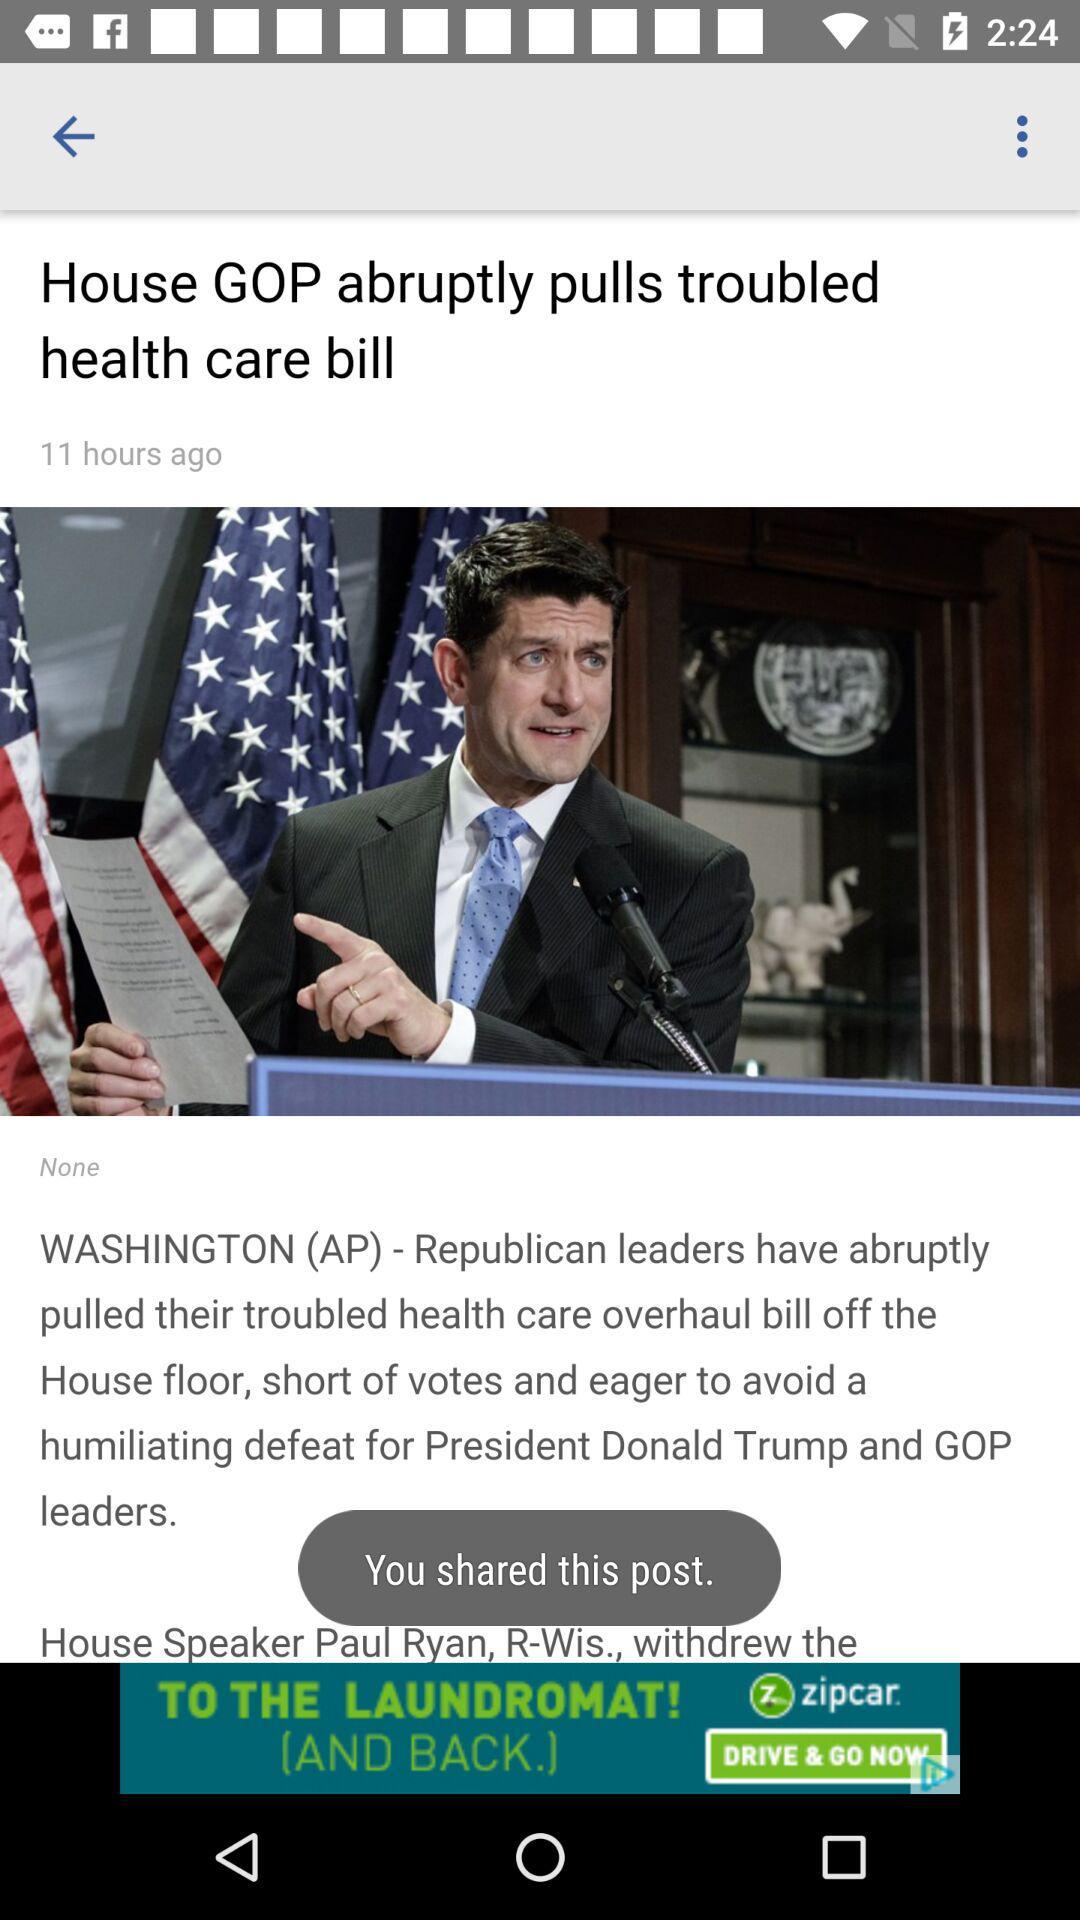 The height and width of the screenshot is (1920, 1080). What do you see at coordinates (540, 1727) in the screenshot?
I see `the advertisement` at bounding box center [540, 1727].